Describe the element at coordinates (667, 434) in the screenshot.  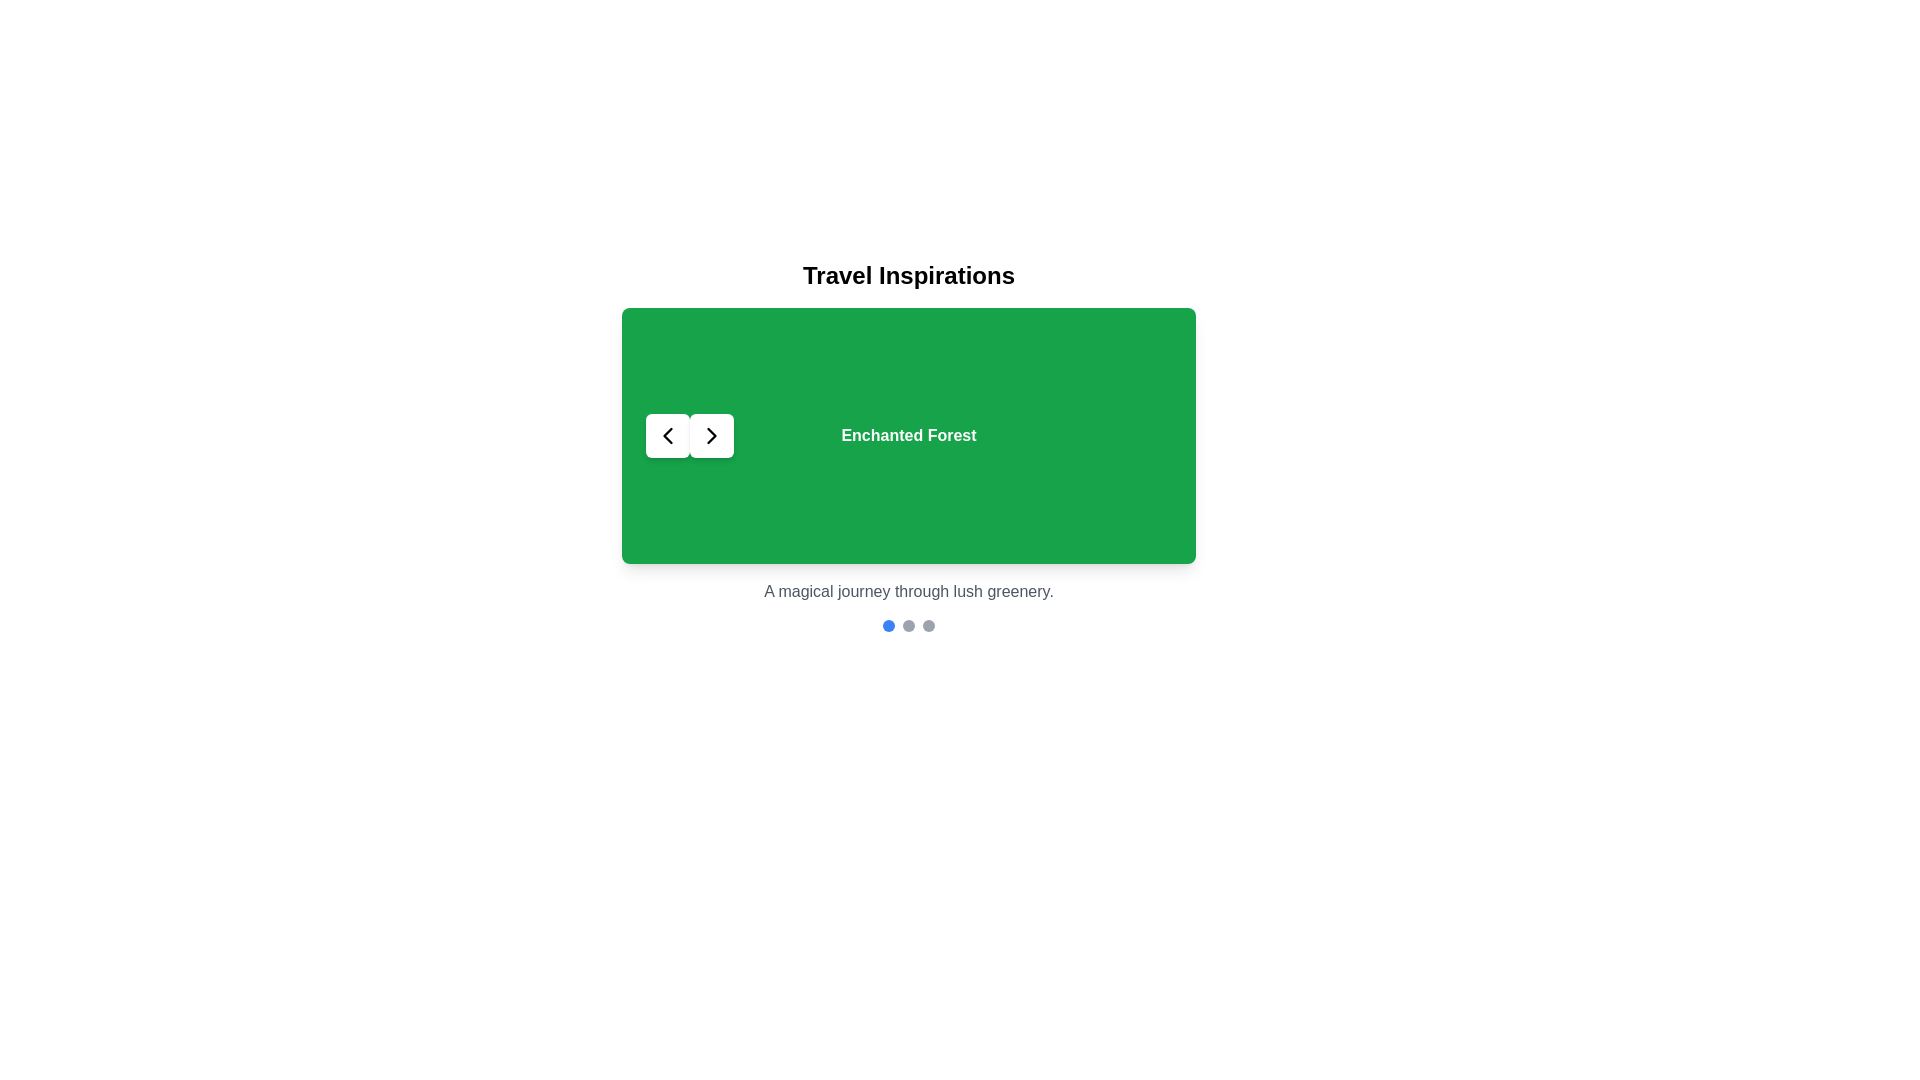
I see `the previous item button in the carousel, located within the green content area, to the left of the rightward arrow button` at that location.